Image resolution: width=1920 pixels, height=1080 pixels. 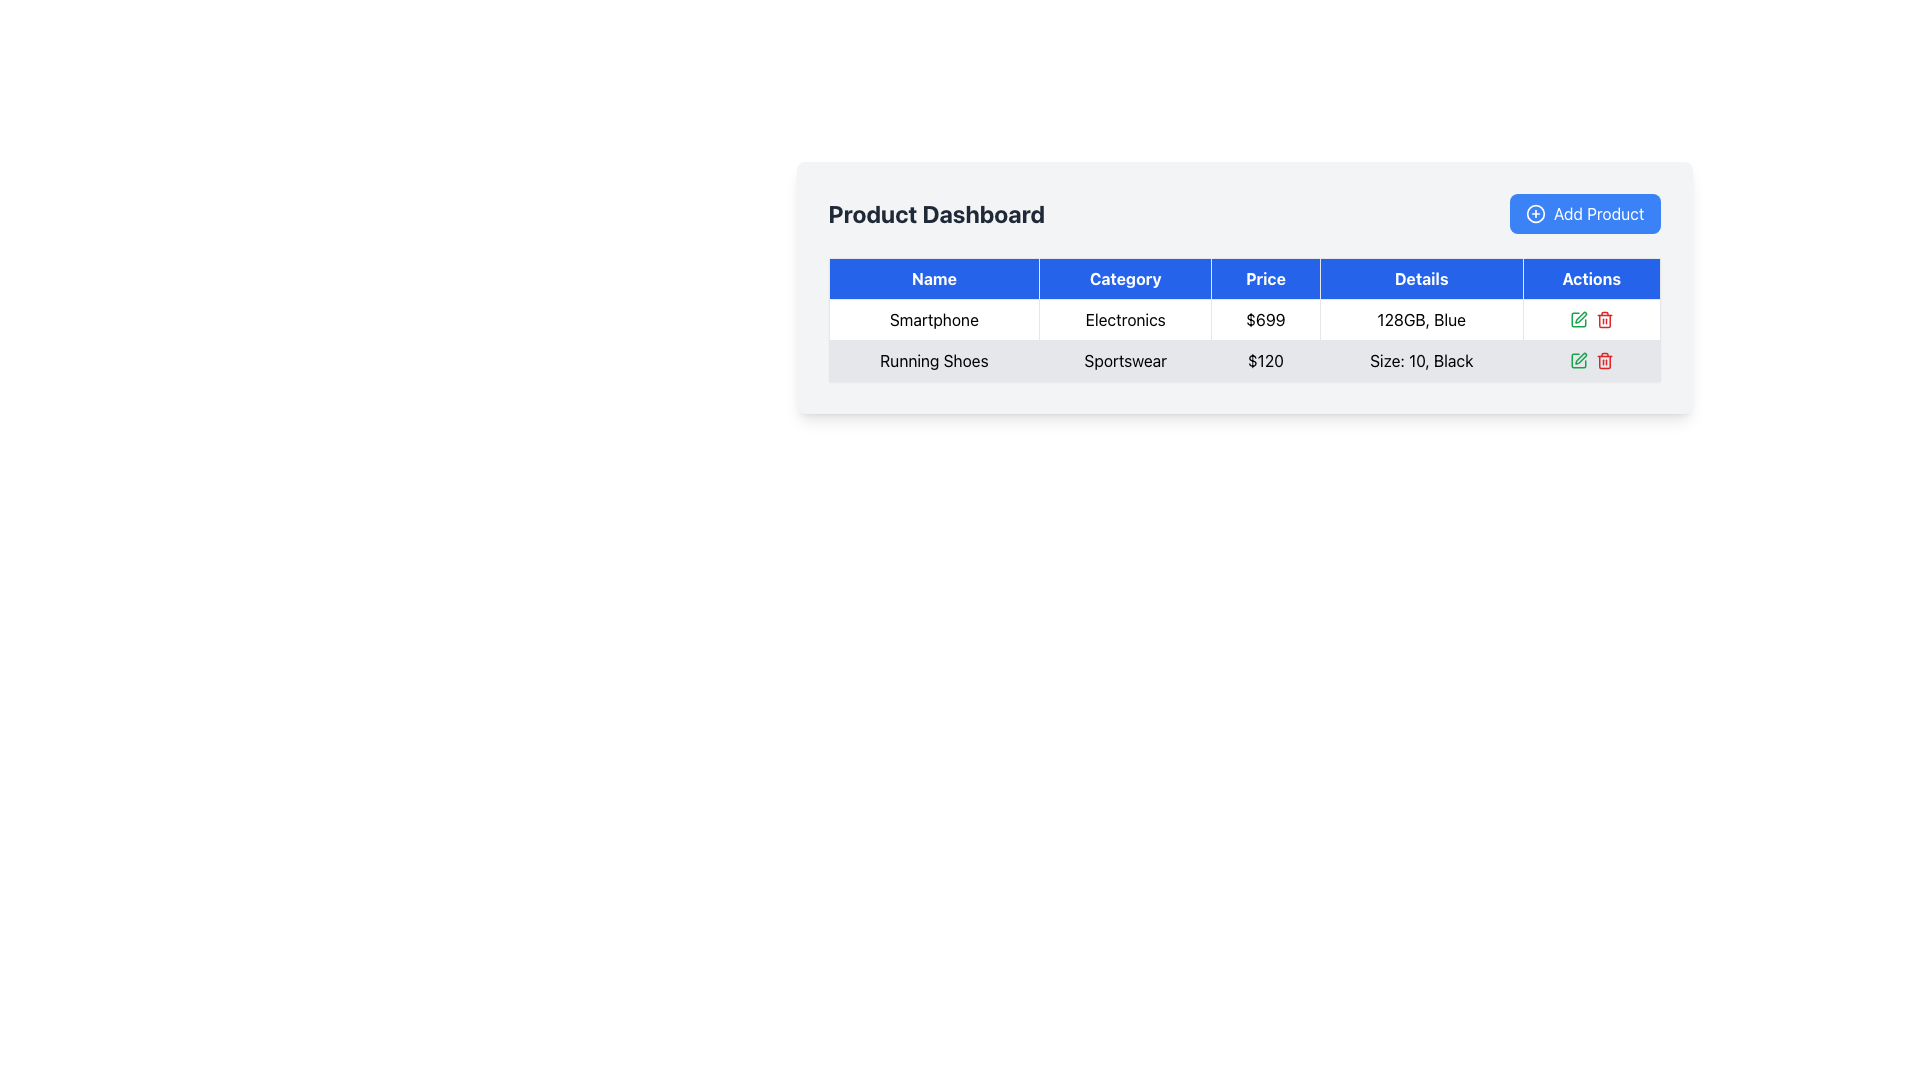 I want to click on the blue rectangular header cell in the first column of the table that contains the text 'Name', so click(x=933, y=278).